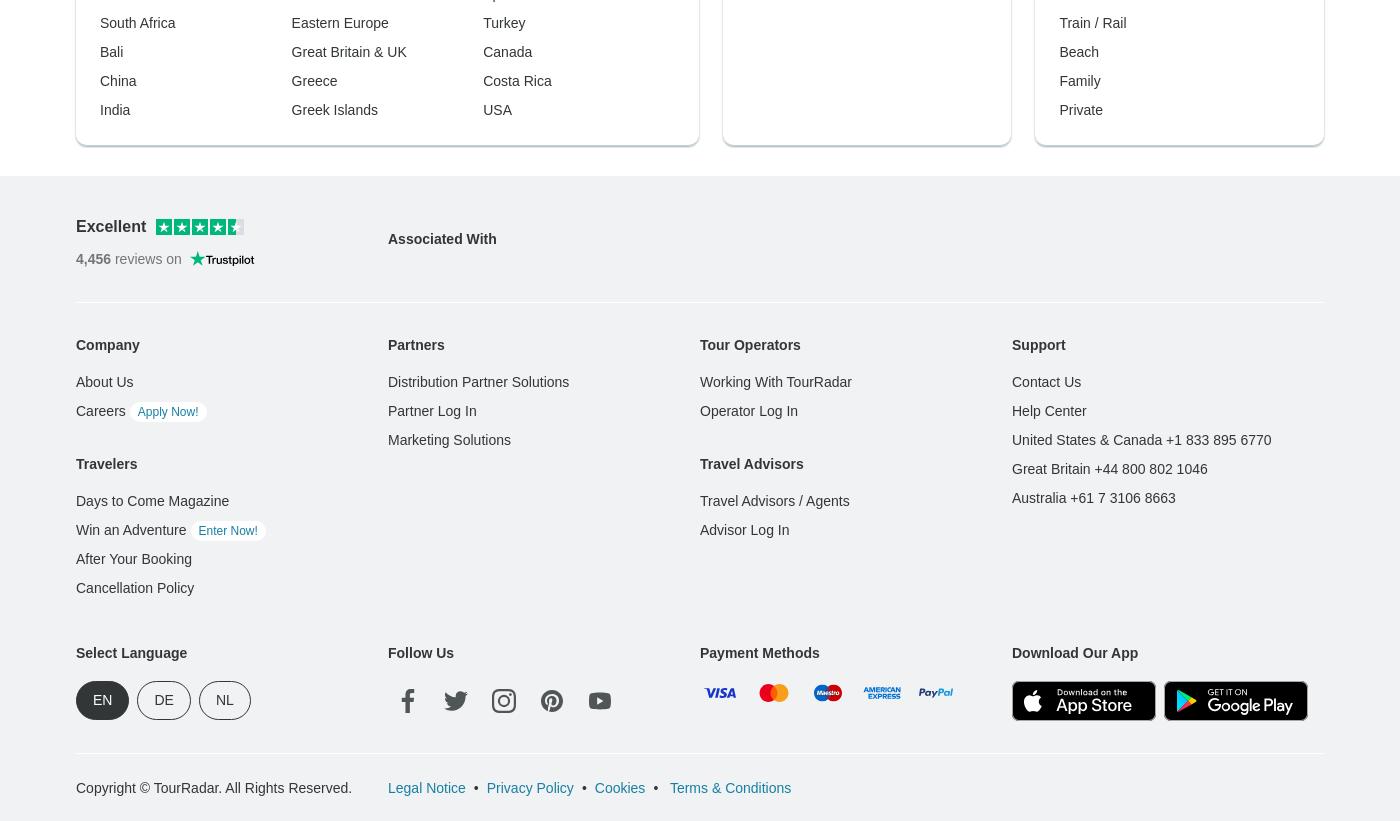 Image resolution: width=1400 pixels, height=821 pixels. What do you see at coordinates (415, 21) in the screenshot?
I see `'Partners'` at bounding box center [415, 21].